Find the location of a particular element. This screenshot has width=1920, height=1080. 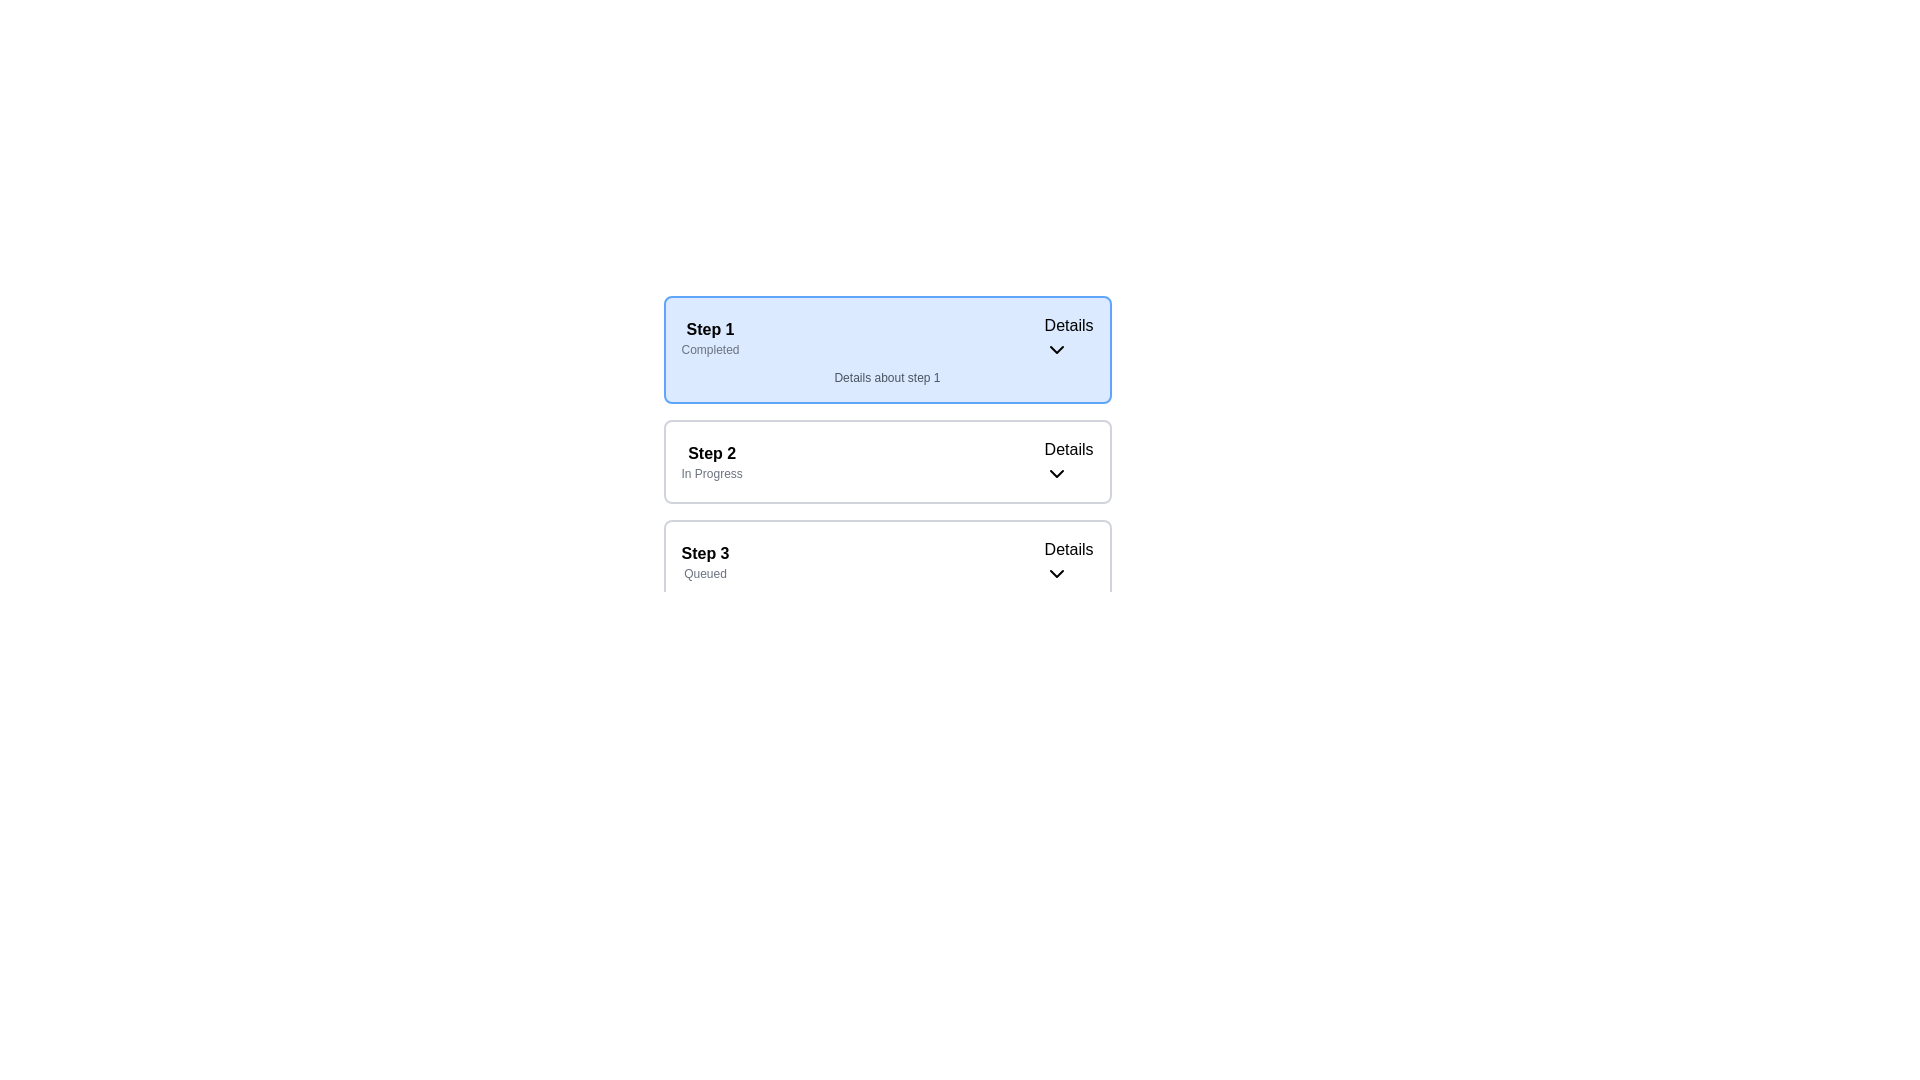

status indicator label located at the lower-left section of the blue-highlighted box for 'Step 1', which is the second line of text below the bolded 'Step 1' label is located at coordinates (710, 349).